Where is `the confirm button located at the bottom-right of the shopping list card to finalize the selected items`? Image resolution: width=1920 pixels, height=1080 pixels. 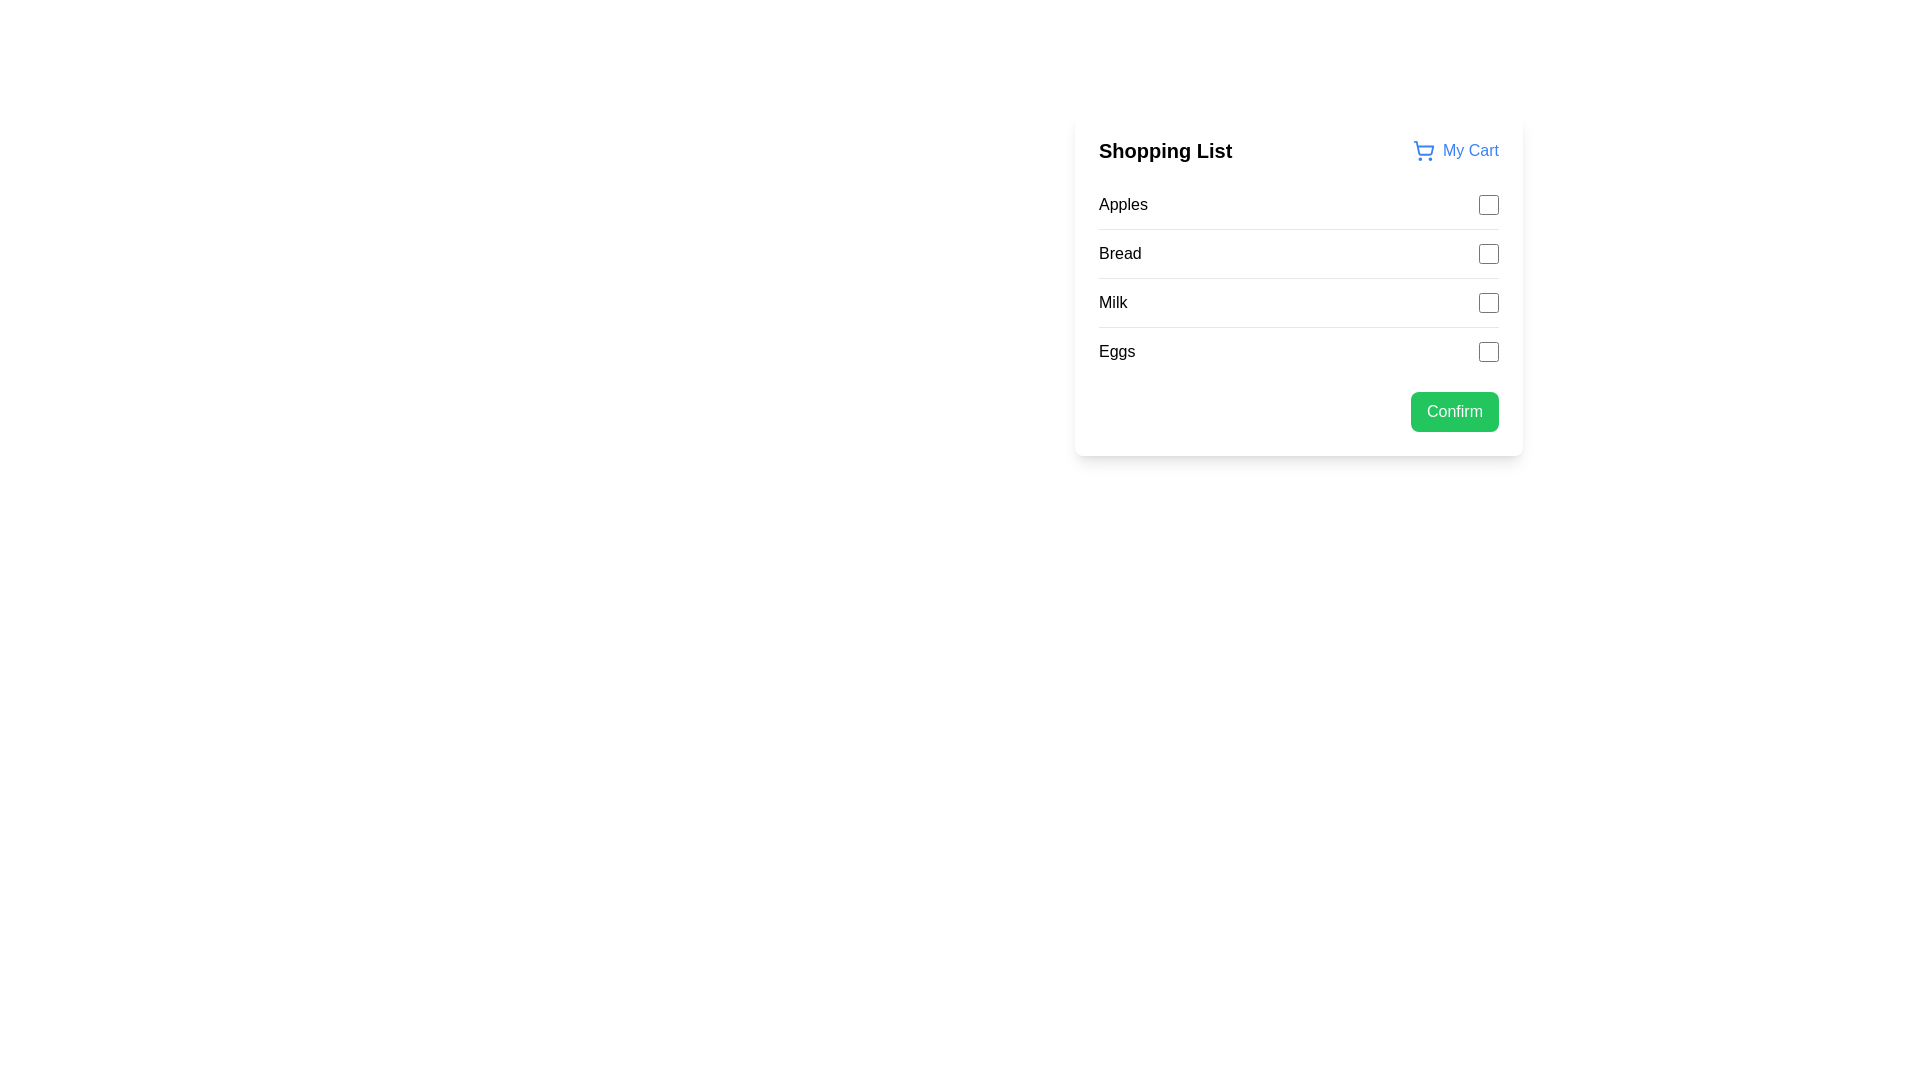 the confirm button located at the bottom-right of the shopping list card to finalize the selected items is located at coordinates (1454, 411).